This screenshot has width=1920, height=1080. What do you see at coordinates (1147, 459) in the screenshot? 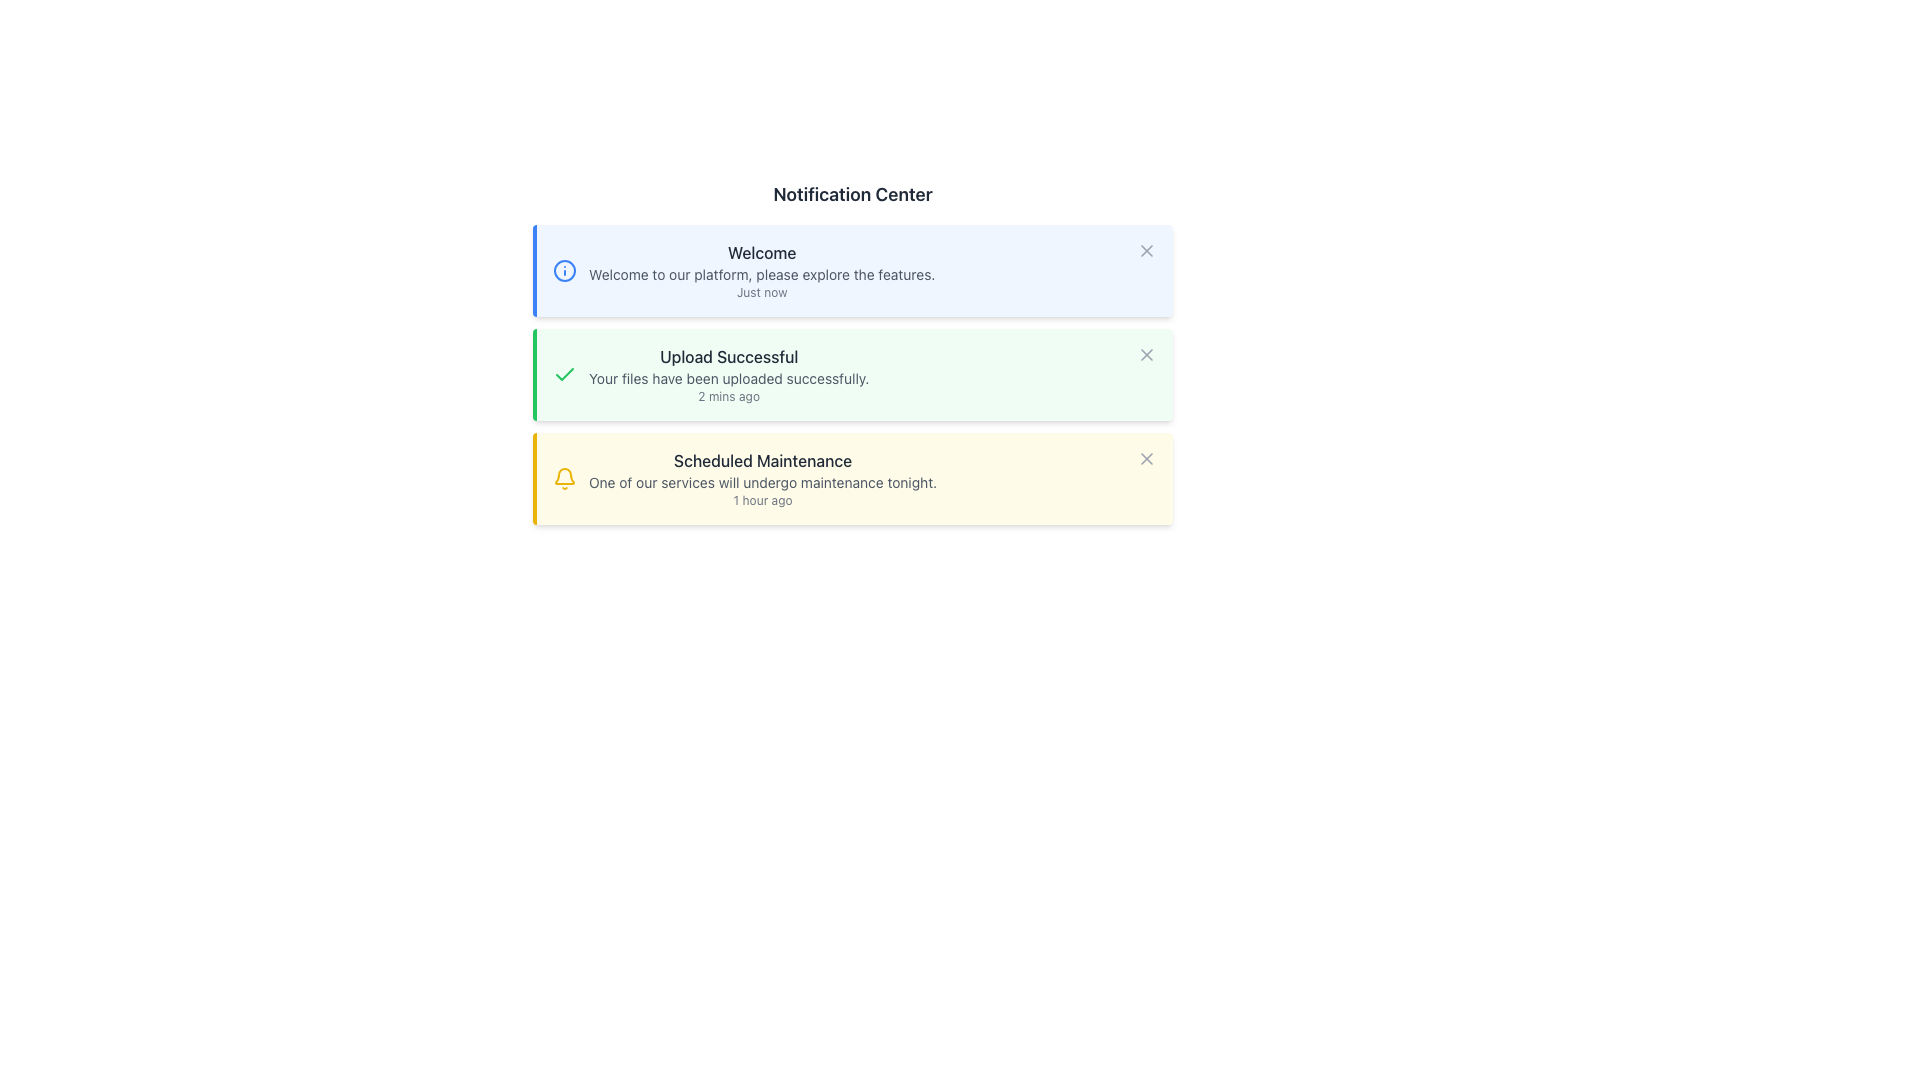
I see `the close button 'X' located at the top-right corner of the notification box labeled 'Scheduled Maintenance'` at bounding box center [1147, 459].